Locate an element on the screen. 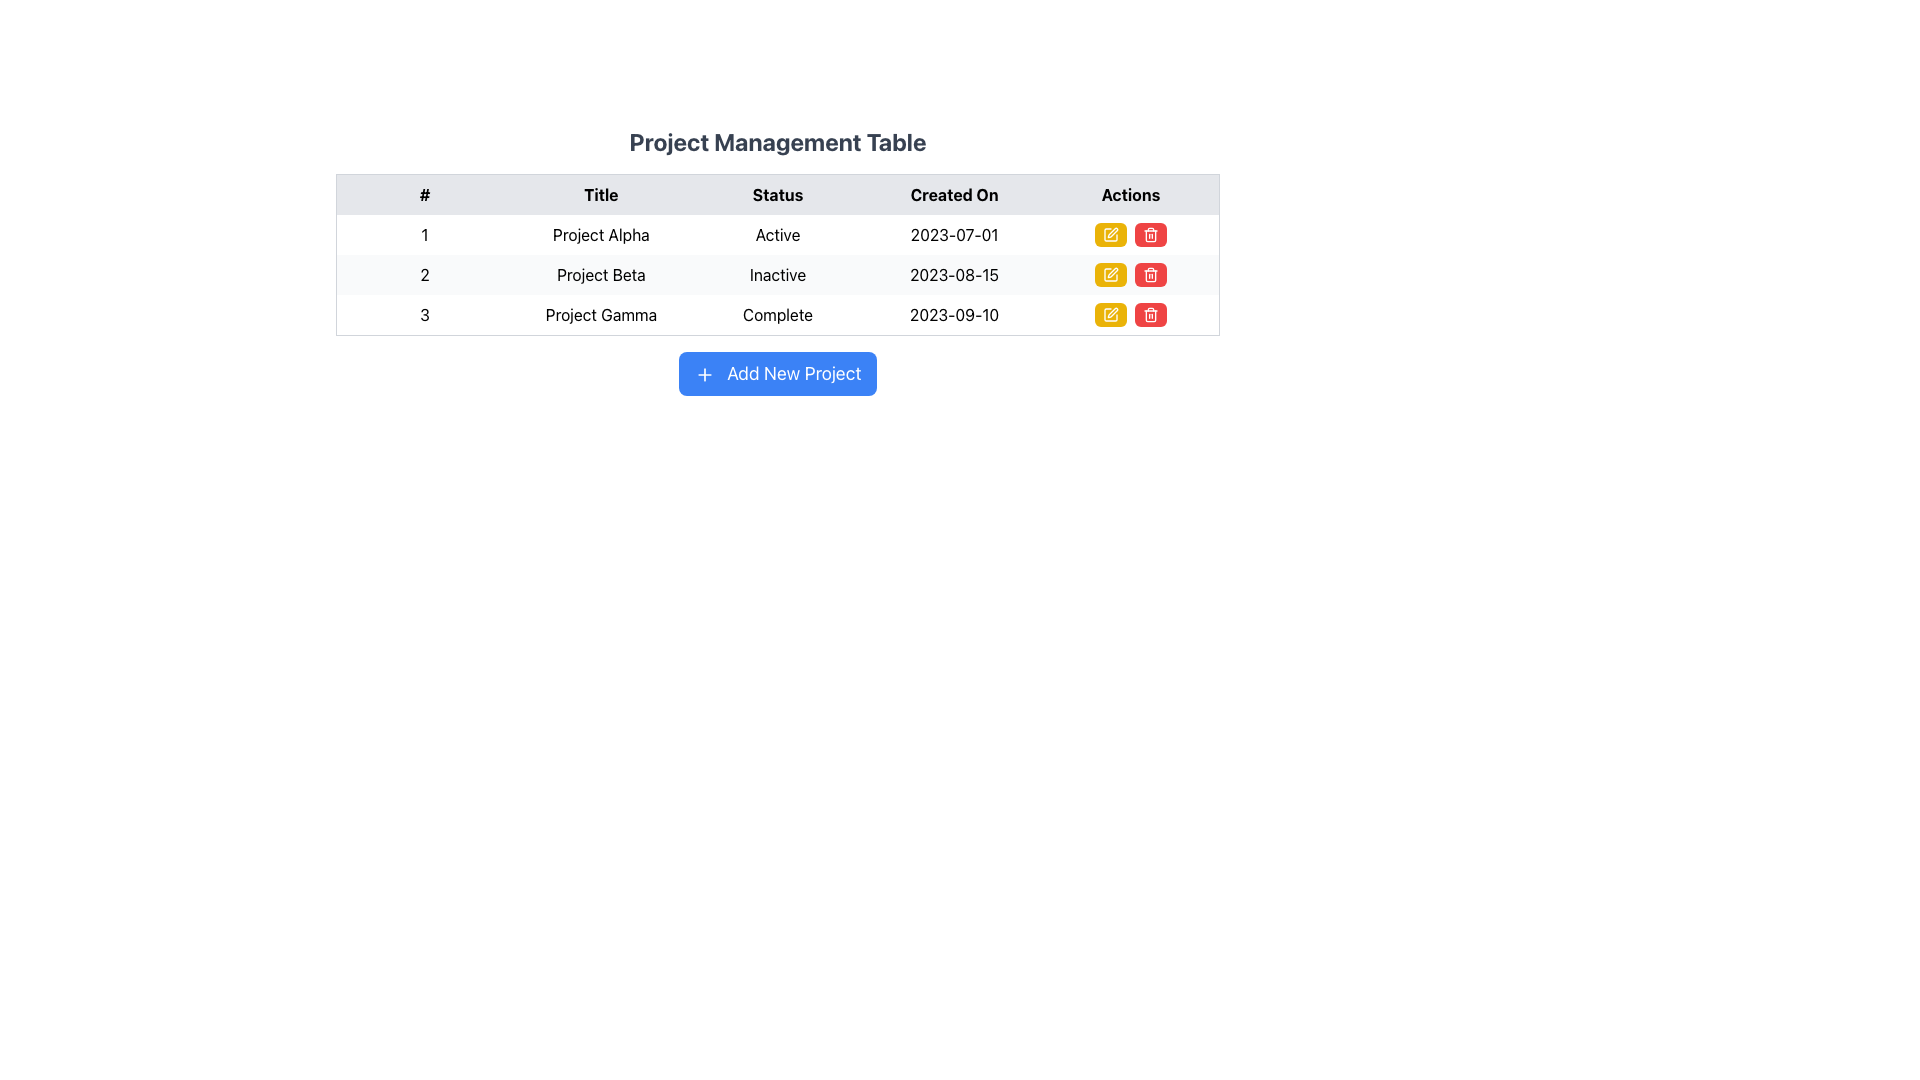 The width and height of the screenshot is (1920, 1080). the 'Active' text label in the 'Status' column of the 'Project Management Table' for the first project, 'Project Alpha' is located at coordinates (776, 234).